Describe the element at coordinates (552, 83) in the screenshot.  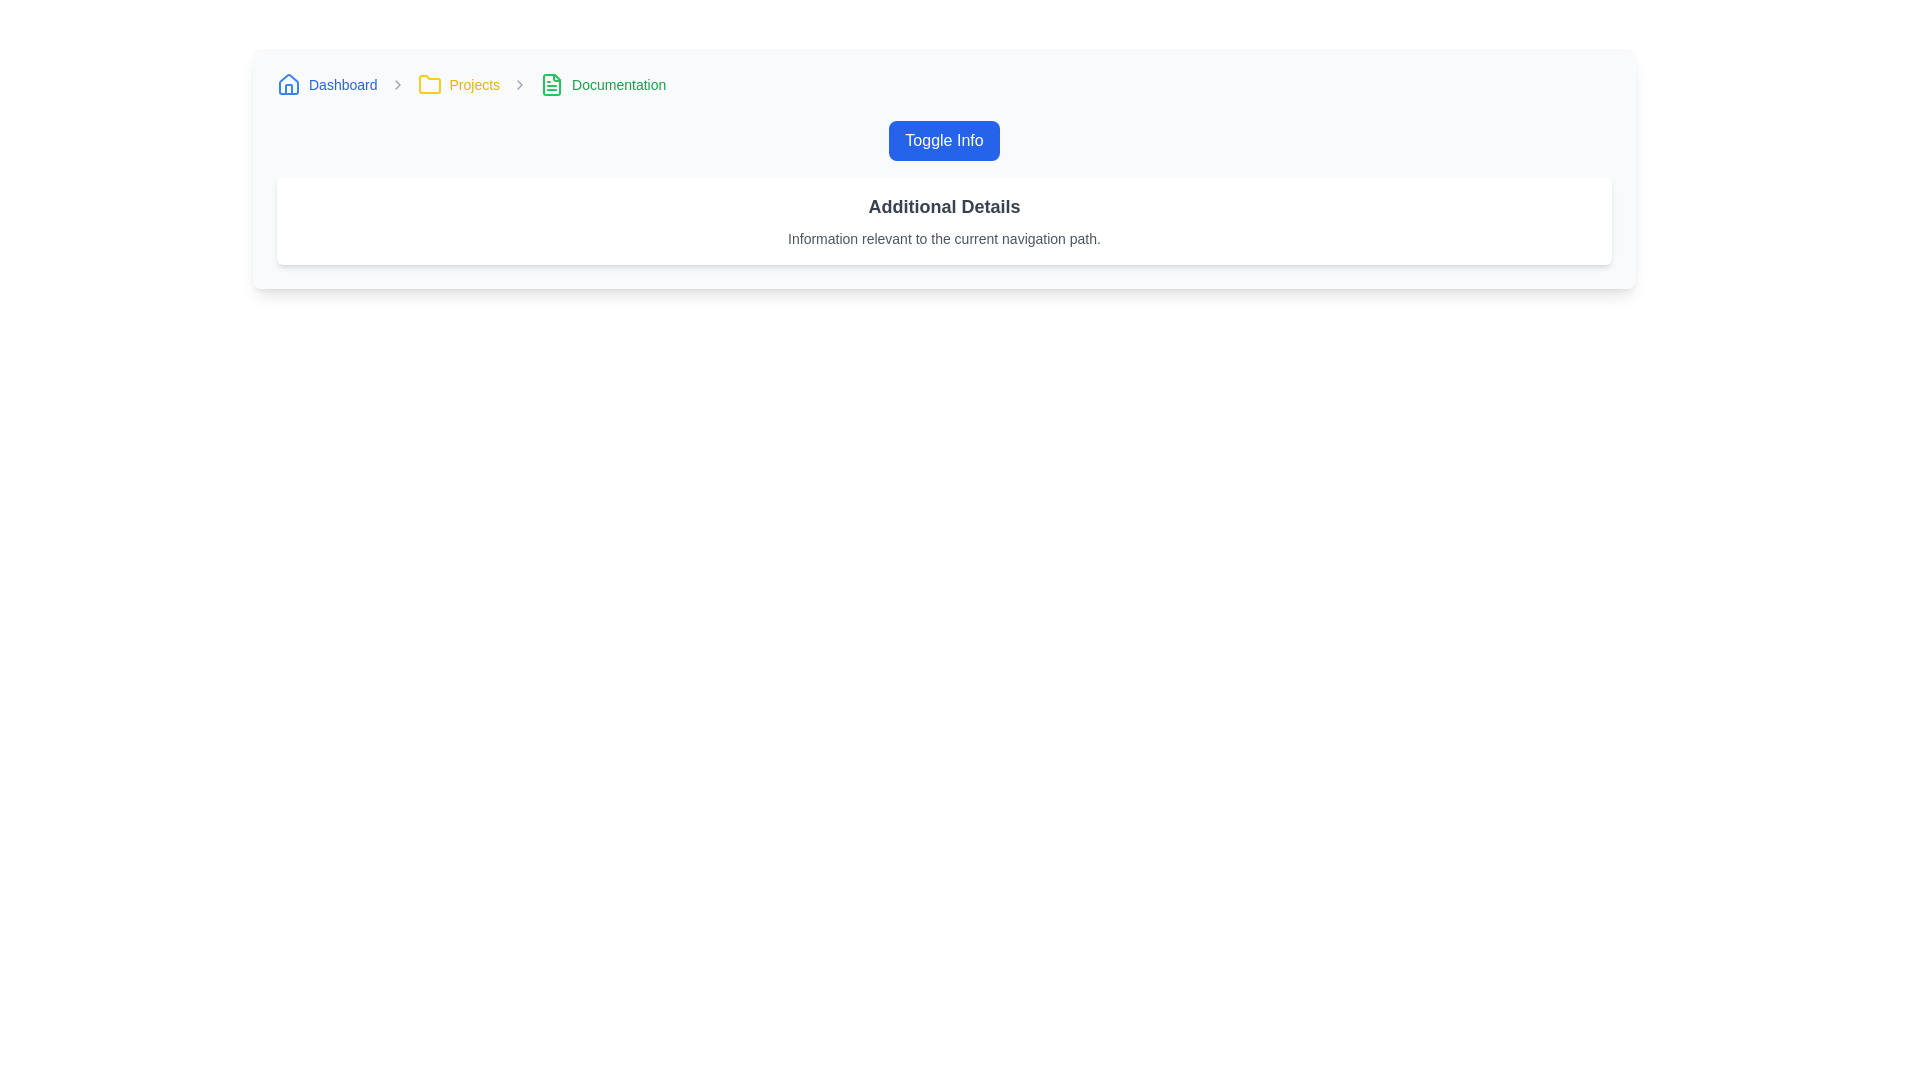
I see `the green document icon located in the breadcrumb navigation bar, situated between the folder icon for 'Projects' and the text 'Documentation'` at that location.